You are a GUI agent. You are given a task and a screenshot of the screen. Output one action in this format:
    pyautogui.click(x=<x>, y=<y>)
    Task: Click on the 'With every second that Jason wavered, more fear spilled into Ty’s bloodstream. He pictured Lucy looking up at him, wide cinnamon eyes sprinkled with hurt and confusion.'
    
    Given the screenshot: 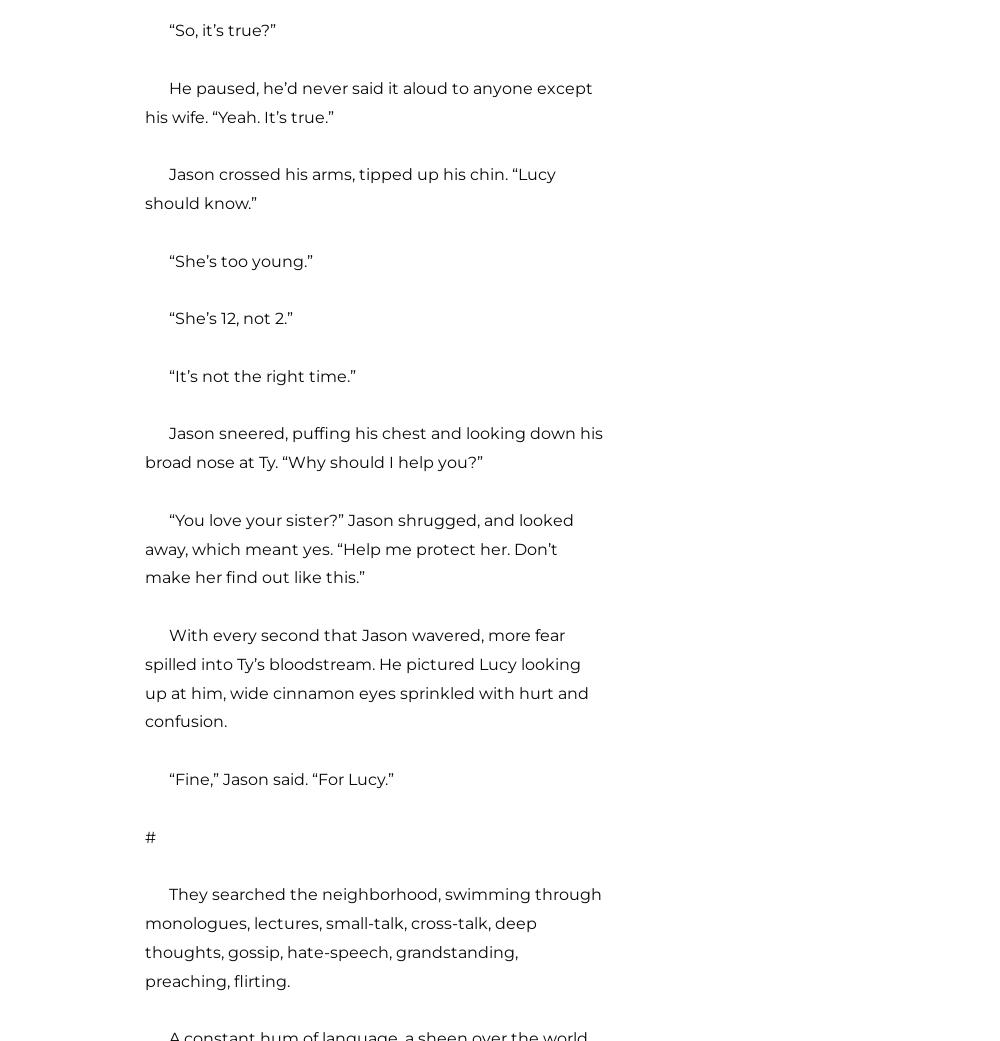 What is the action you would take?
    pyautogui.click(x=366, y=677)
    